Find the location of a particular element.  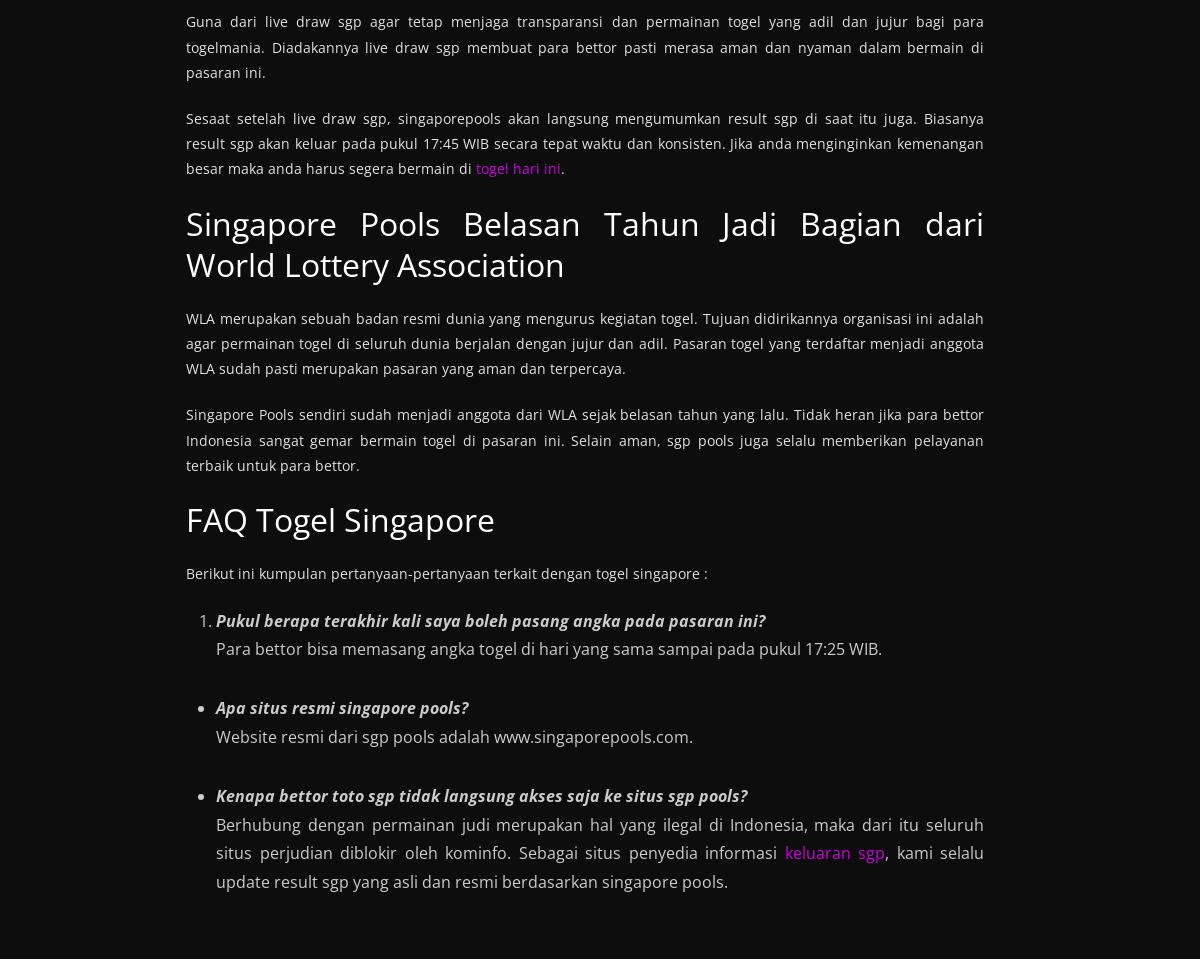

'Sesaat setelah live draw sgp, singaporepools akan langsung mengumumkan result sgp di saat itu juga. Biasanya result sgp akan keluar pada pukul 17:45 WIB secara tepat waktu dan konsisten. Jika anda menginginkan kemenangan besar maka anda harus segera bermain di' is located at coordinates (584, 142).